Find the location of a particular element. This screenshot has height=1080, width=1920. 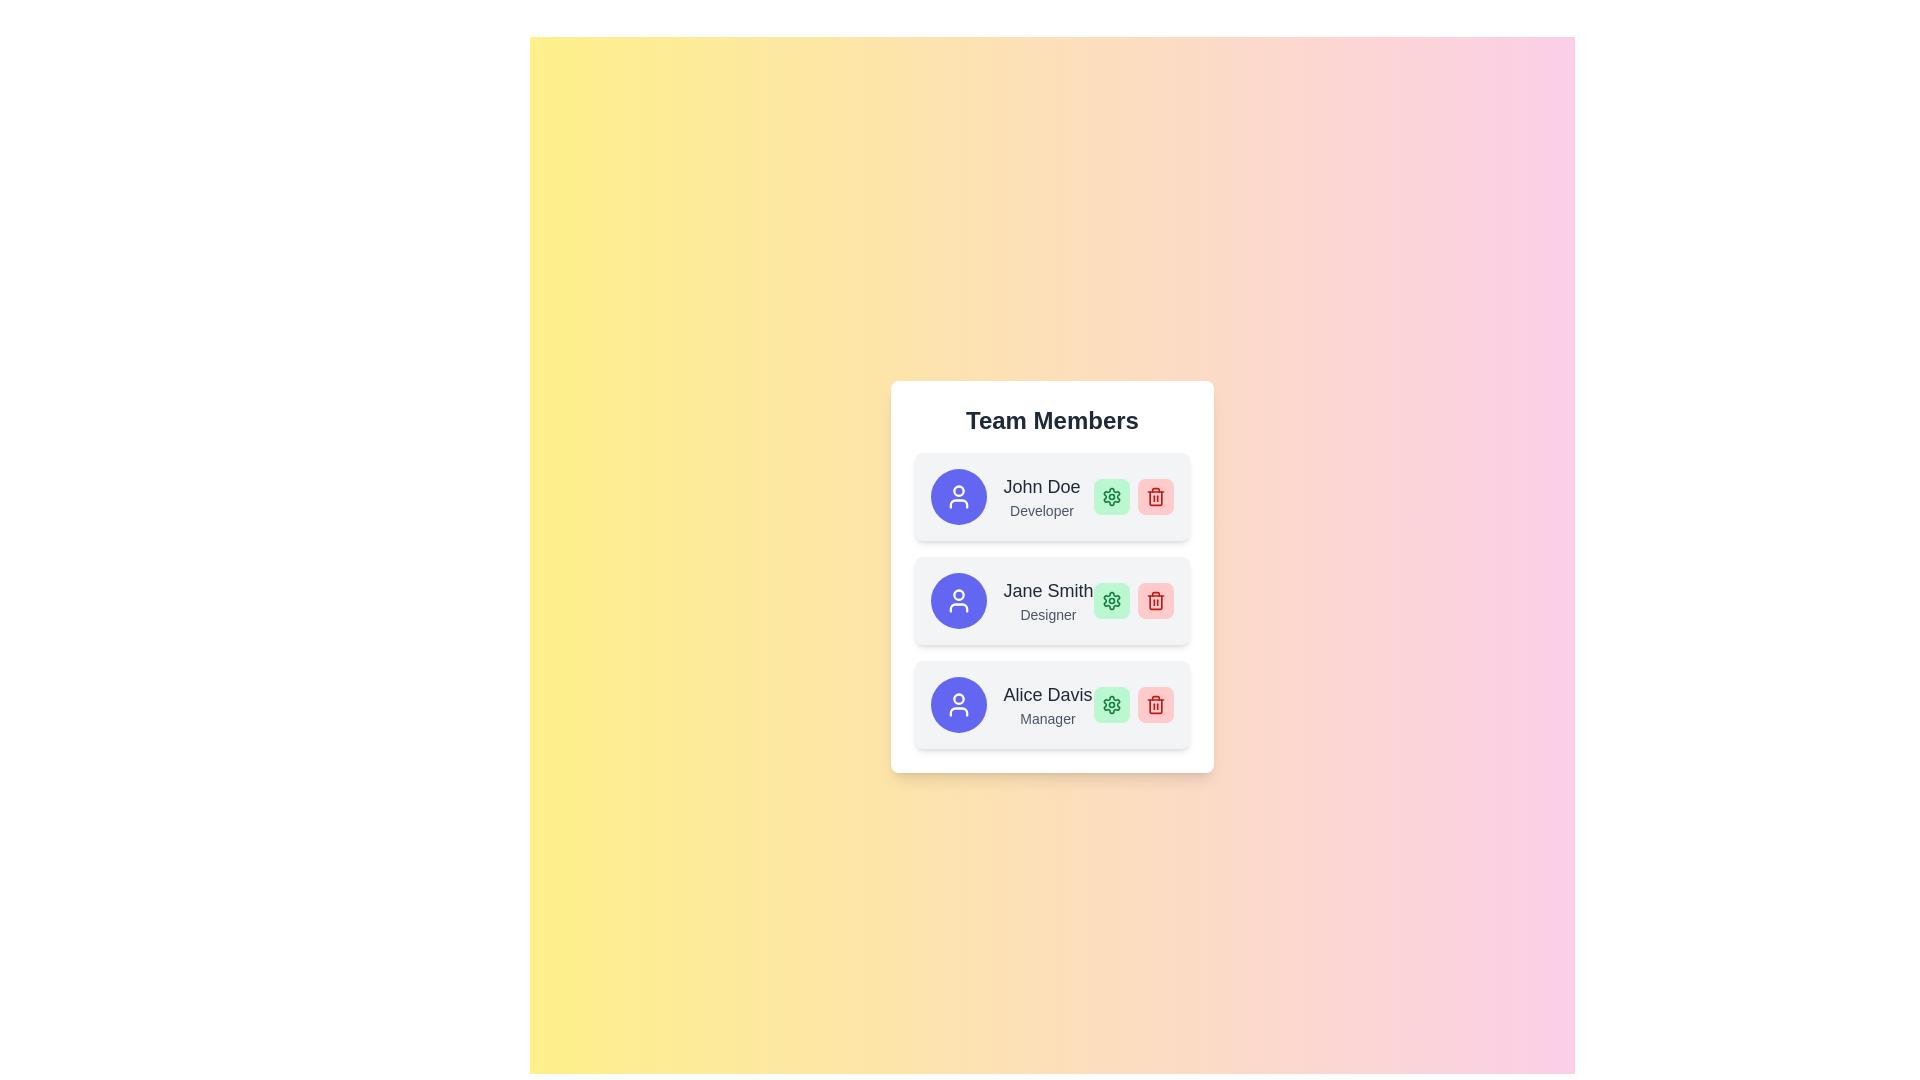

the circular avatar head element representing 'Alice Davis' within the profile icon in the 'Team Members' panel is located at coordinates (958, 698).